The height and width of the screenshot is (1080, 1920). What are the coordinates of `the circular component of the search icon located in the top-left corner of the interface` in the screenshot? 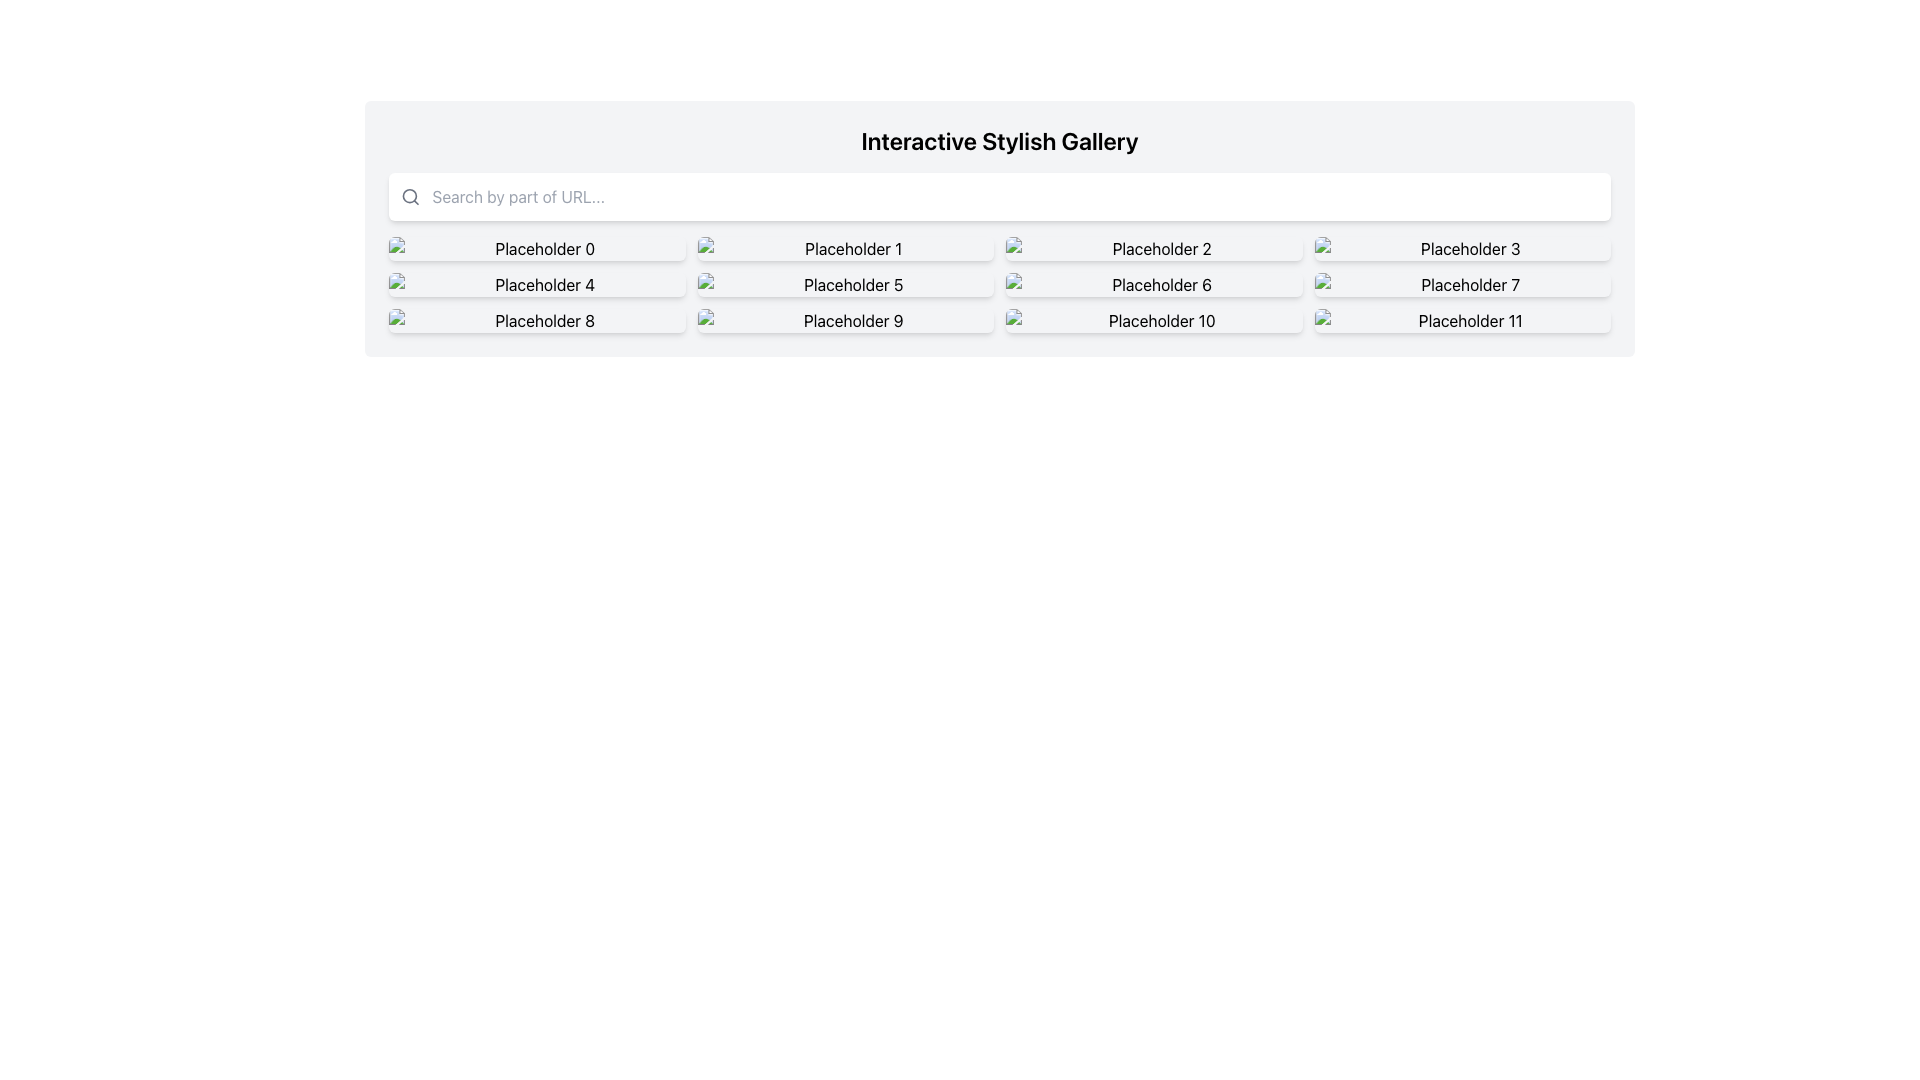 It's located at (408, 196).